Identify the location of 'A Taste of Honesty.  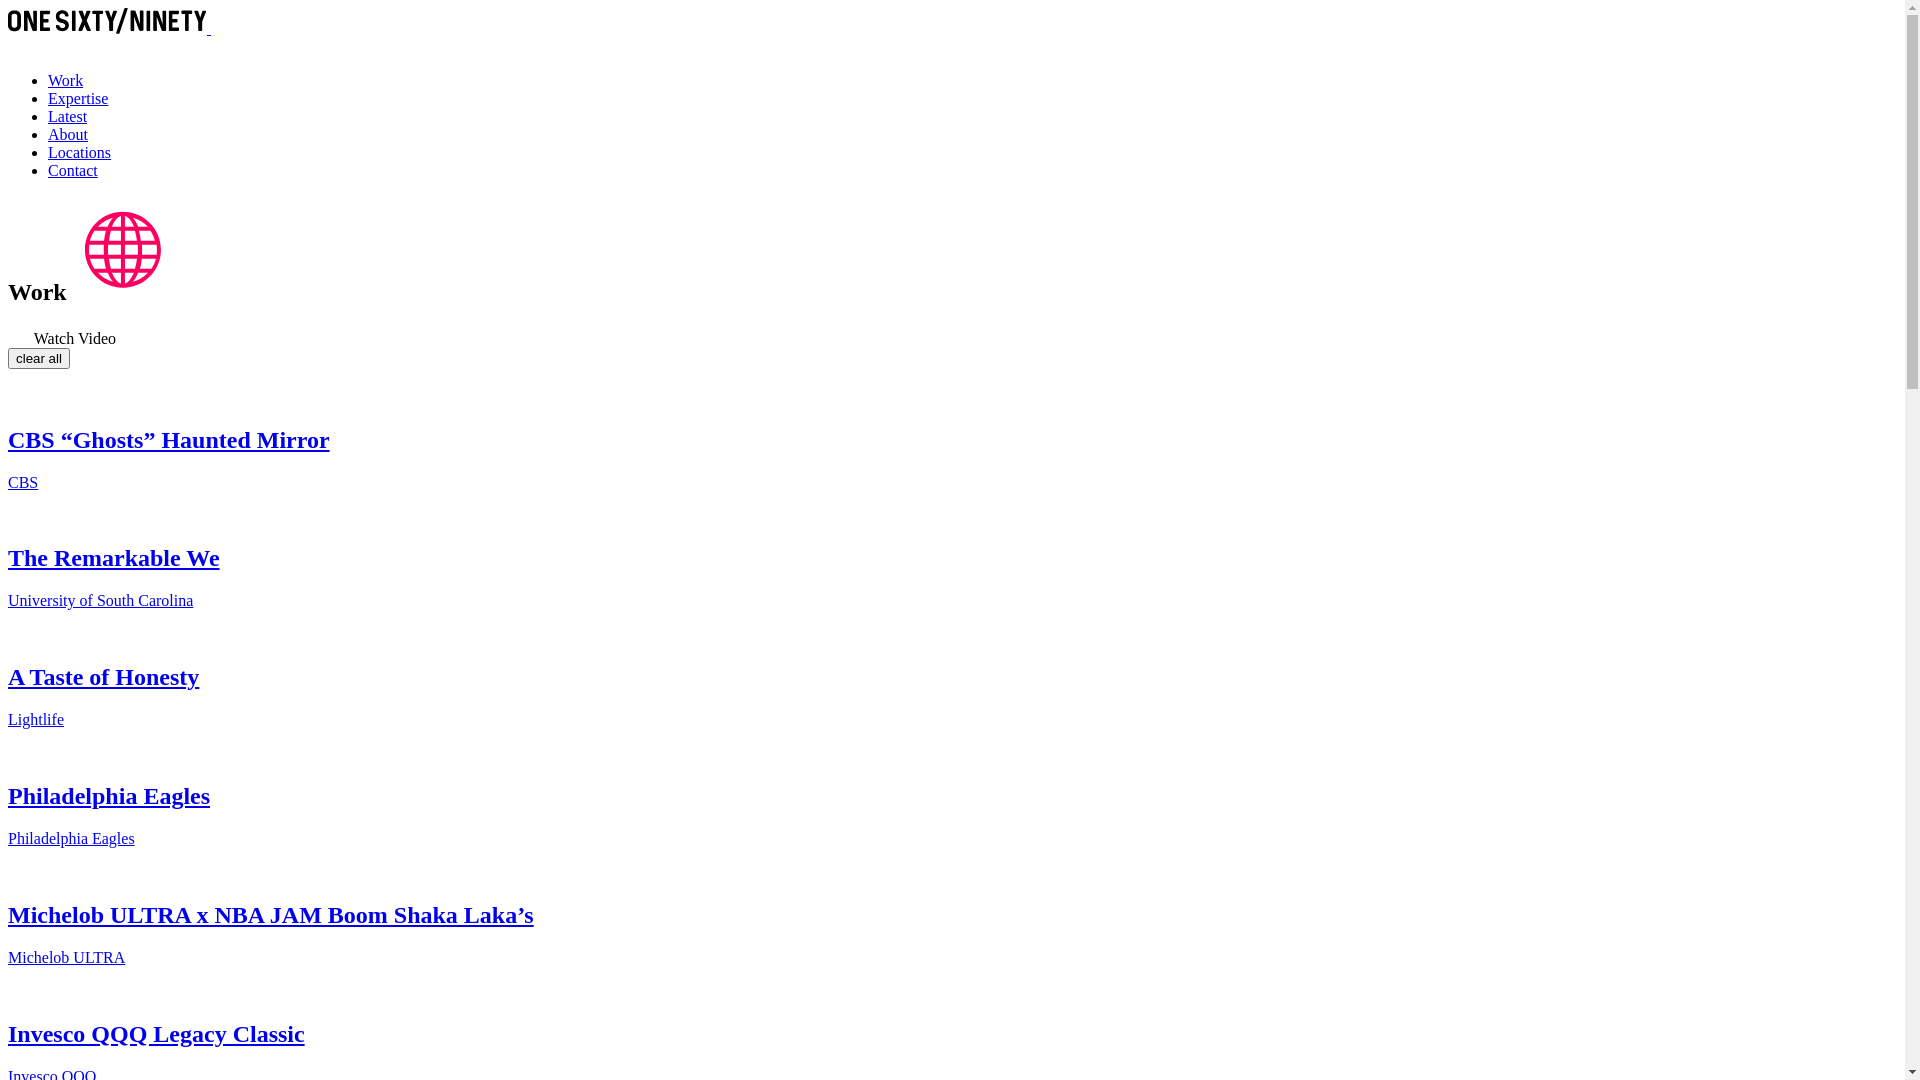
(8, 676).